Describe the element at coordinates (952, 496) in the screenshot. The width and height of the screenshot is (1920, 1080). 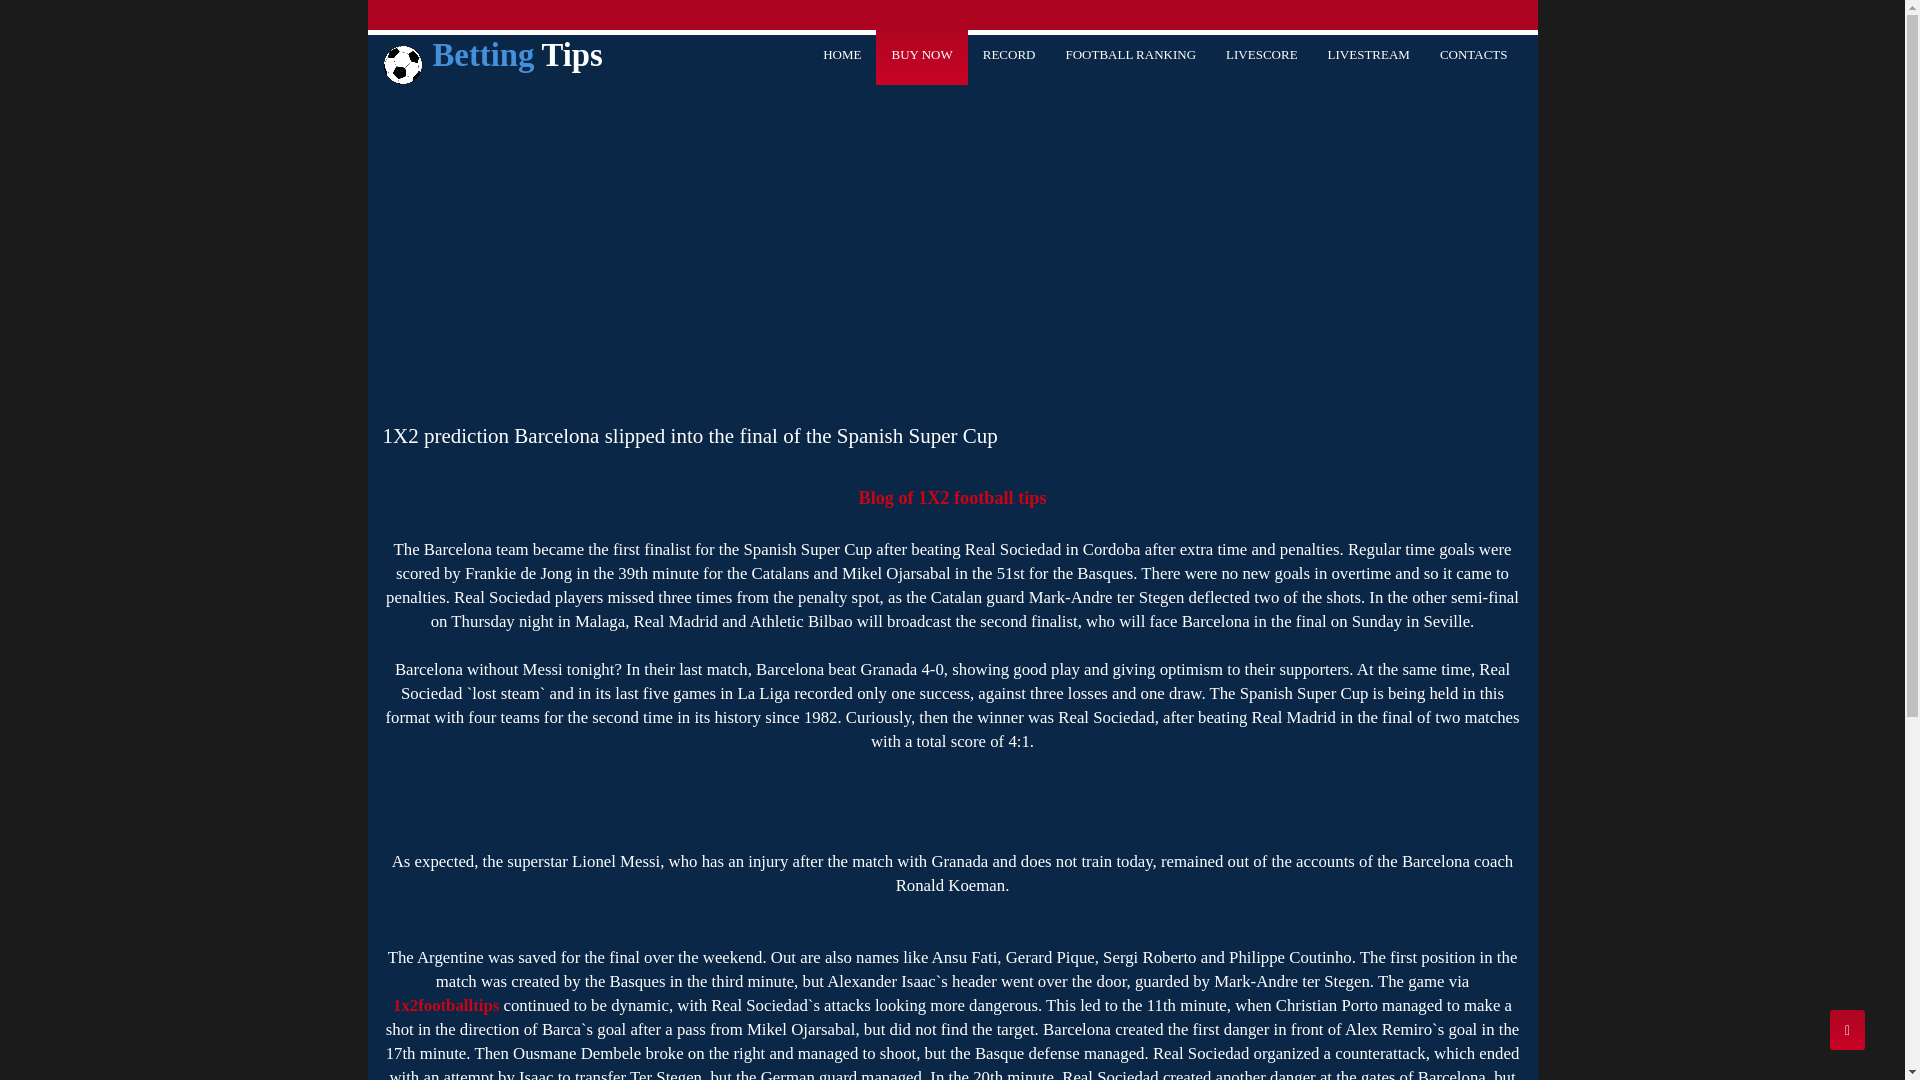
I see `'Blog of 1X2 football tips'` at that location.